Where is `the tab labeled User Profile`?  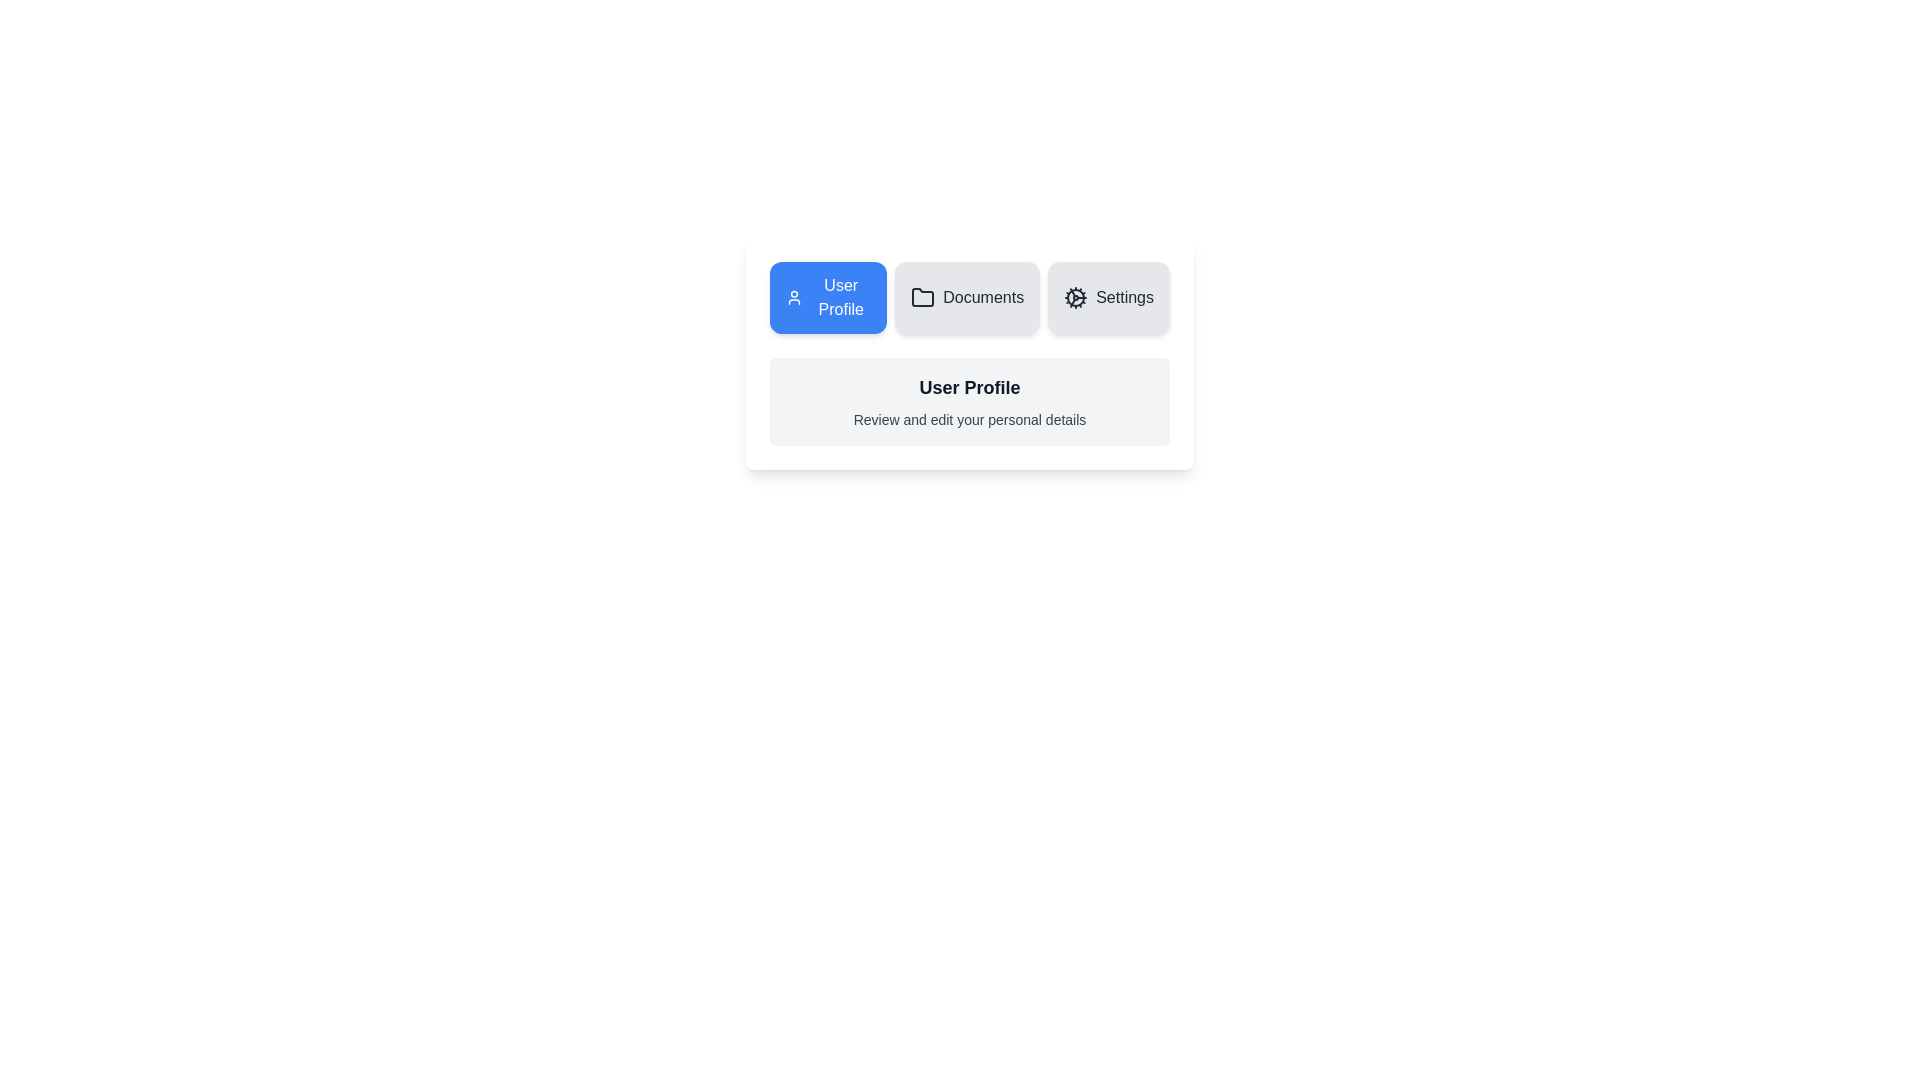 the tab labeled User Profile is located at coordinates (828, 297).